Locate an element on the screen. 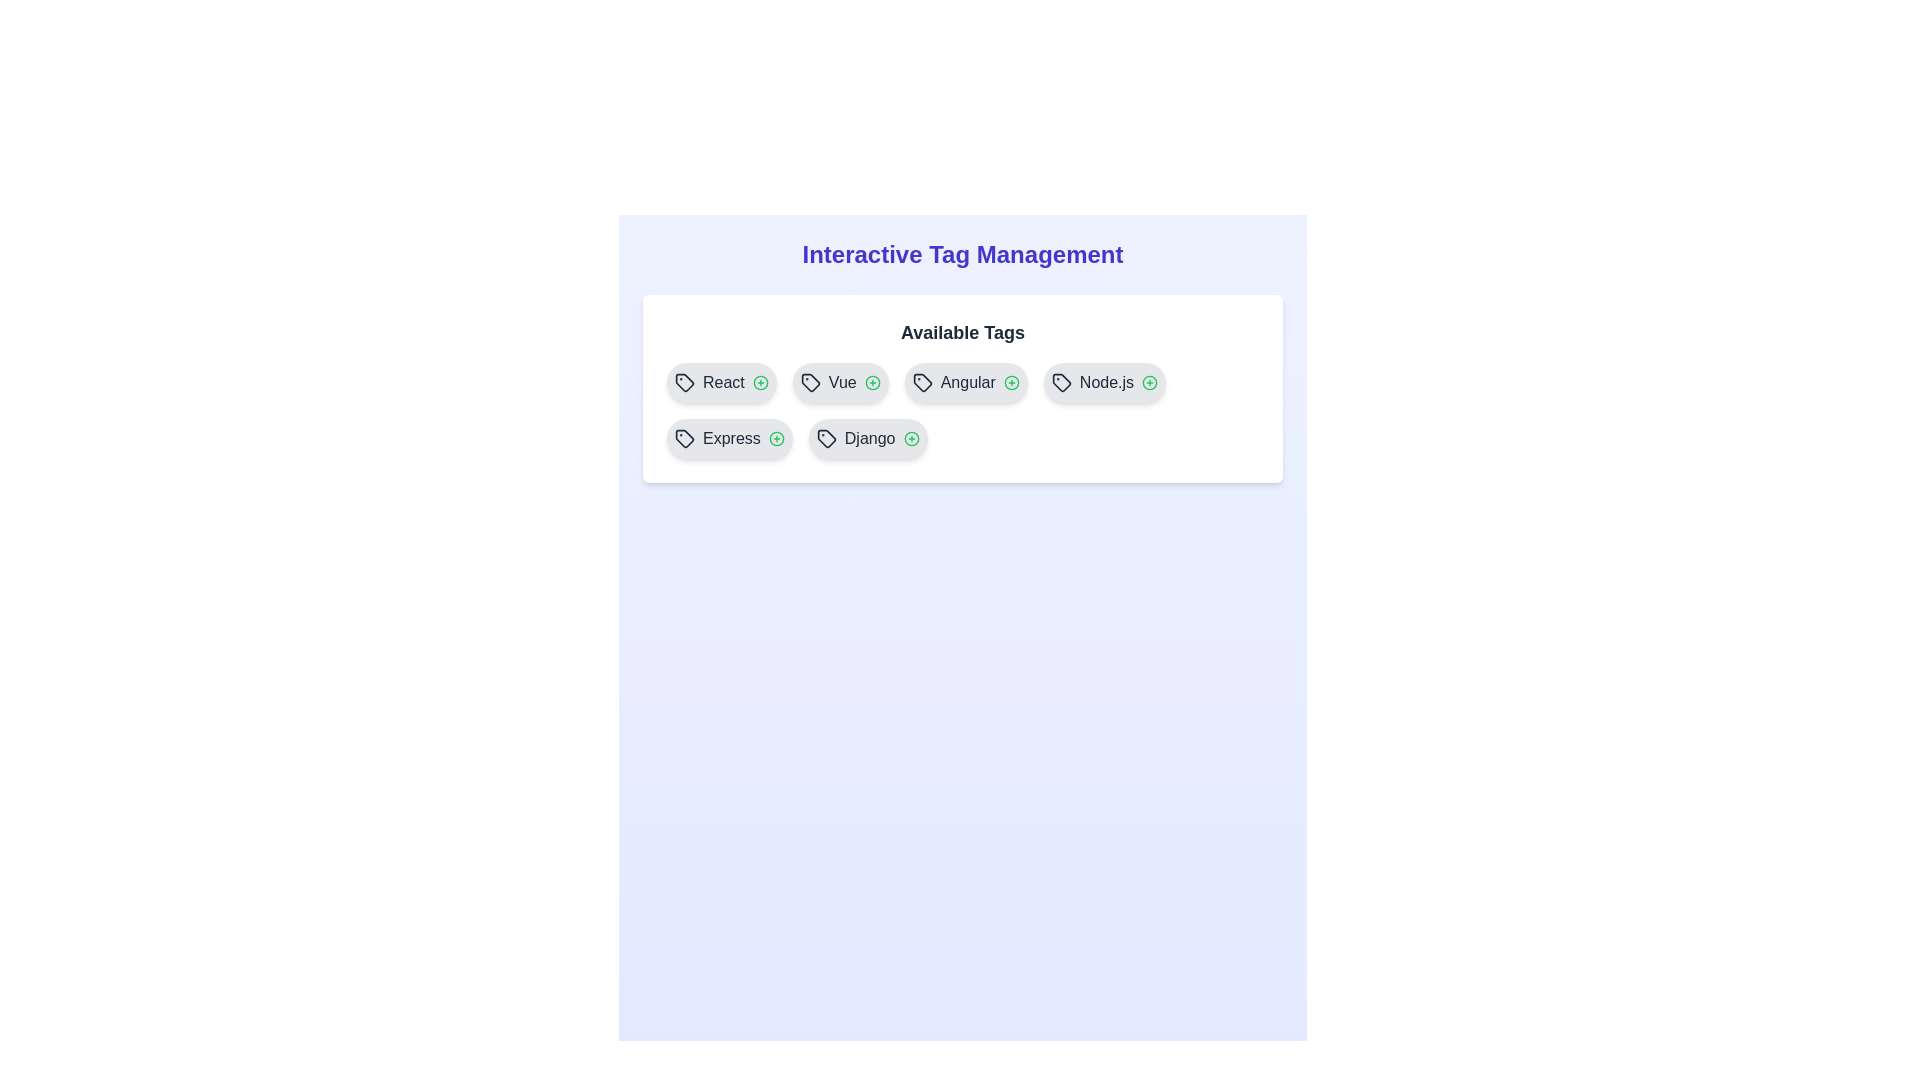 This screenshot has height=1080, width=1920. the icon button located to the right of the 'Django' tag text label is located at coordinates (910, 438).